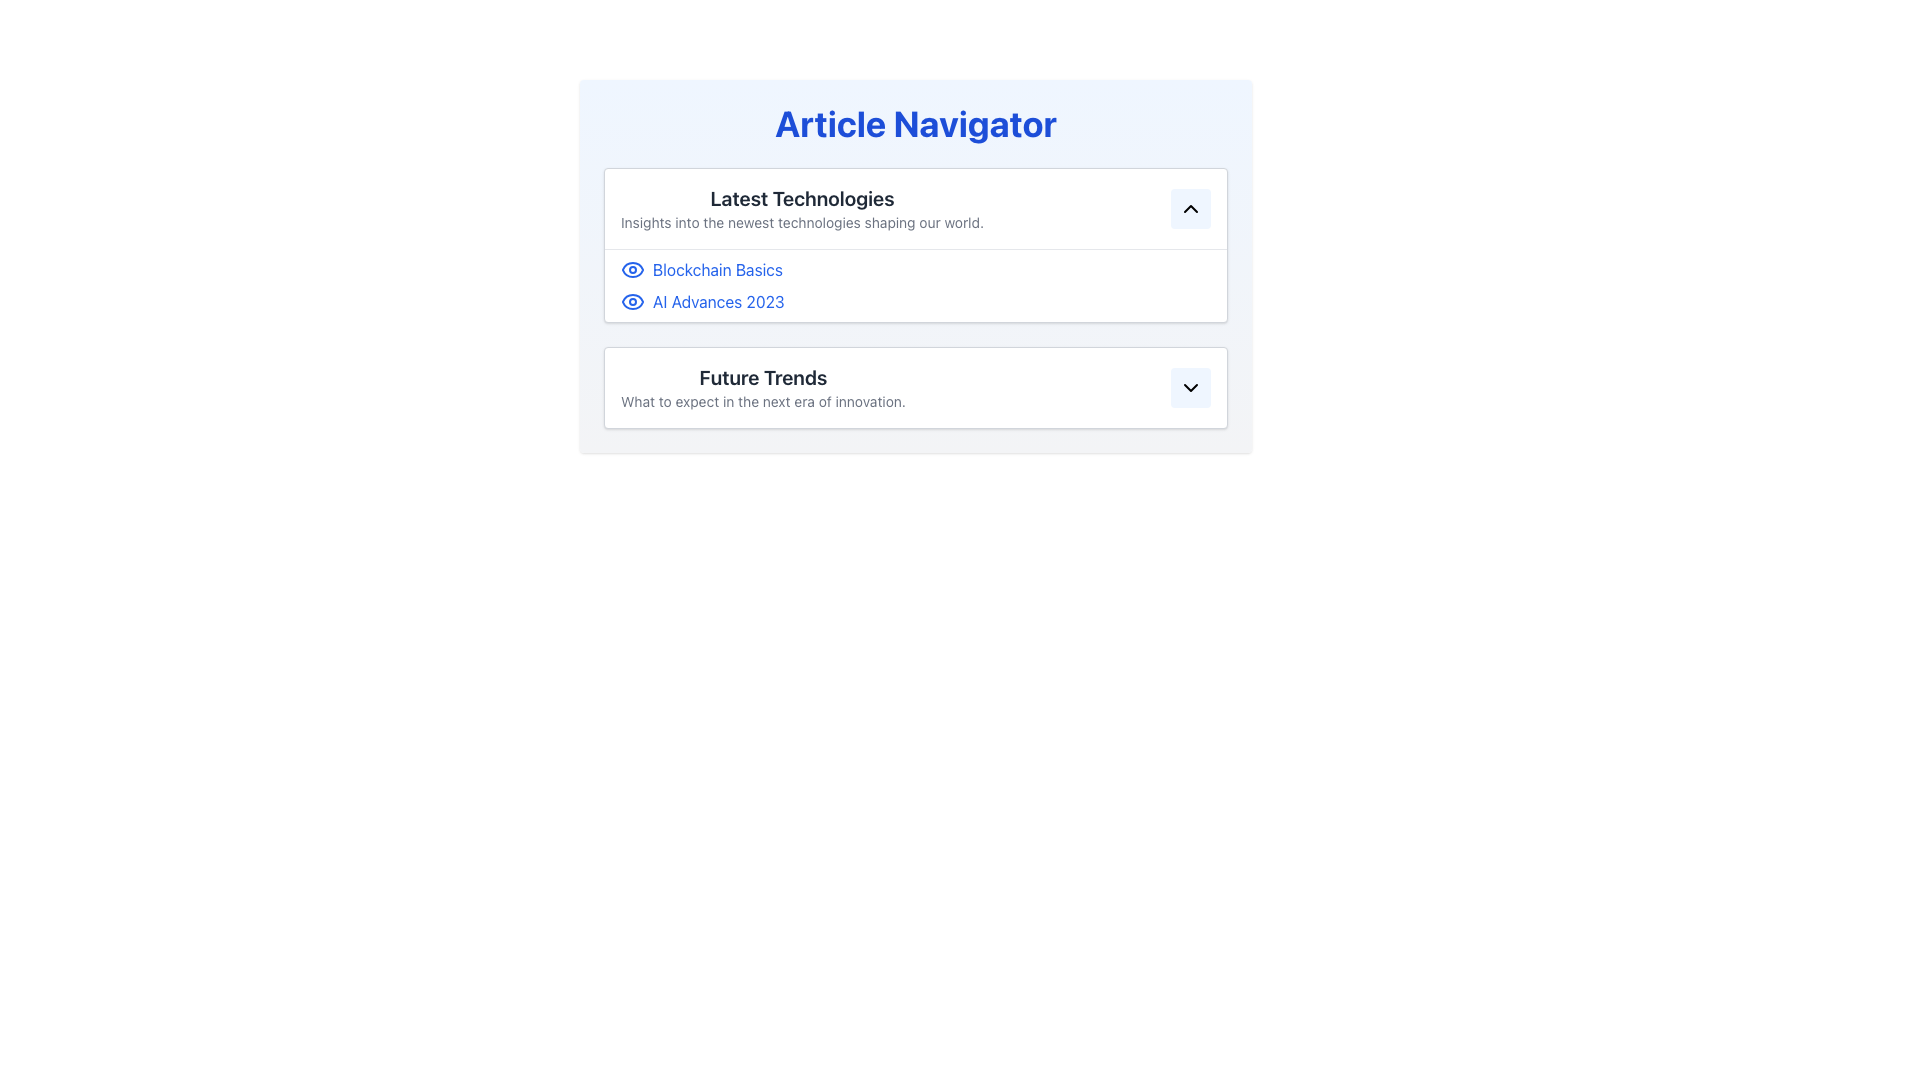 The image size is (1920, 1080). Describe the element at coordinates (1190, 208) in the screenshot. I see `the upward-pointing chevron icon within the light-blue rounded rectangle button located in the top-right corner of the 'Latest Technologies' panel` at that location.